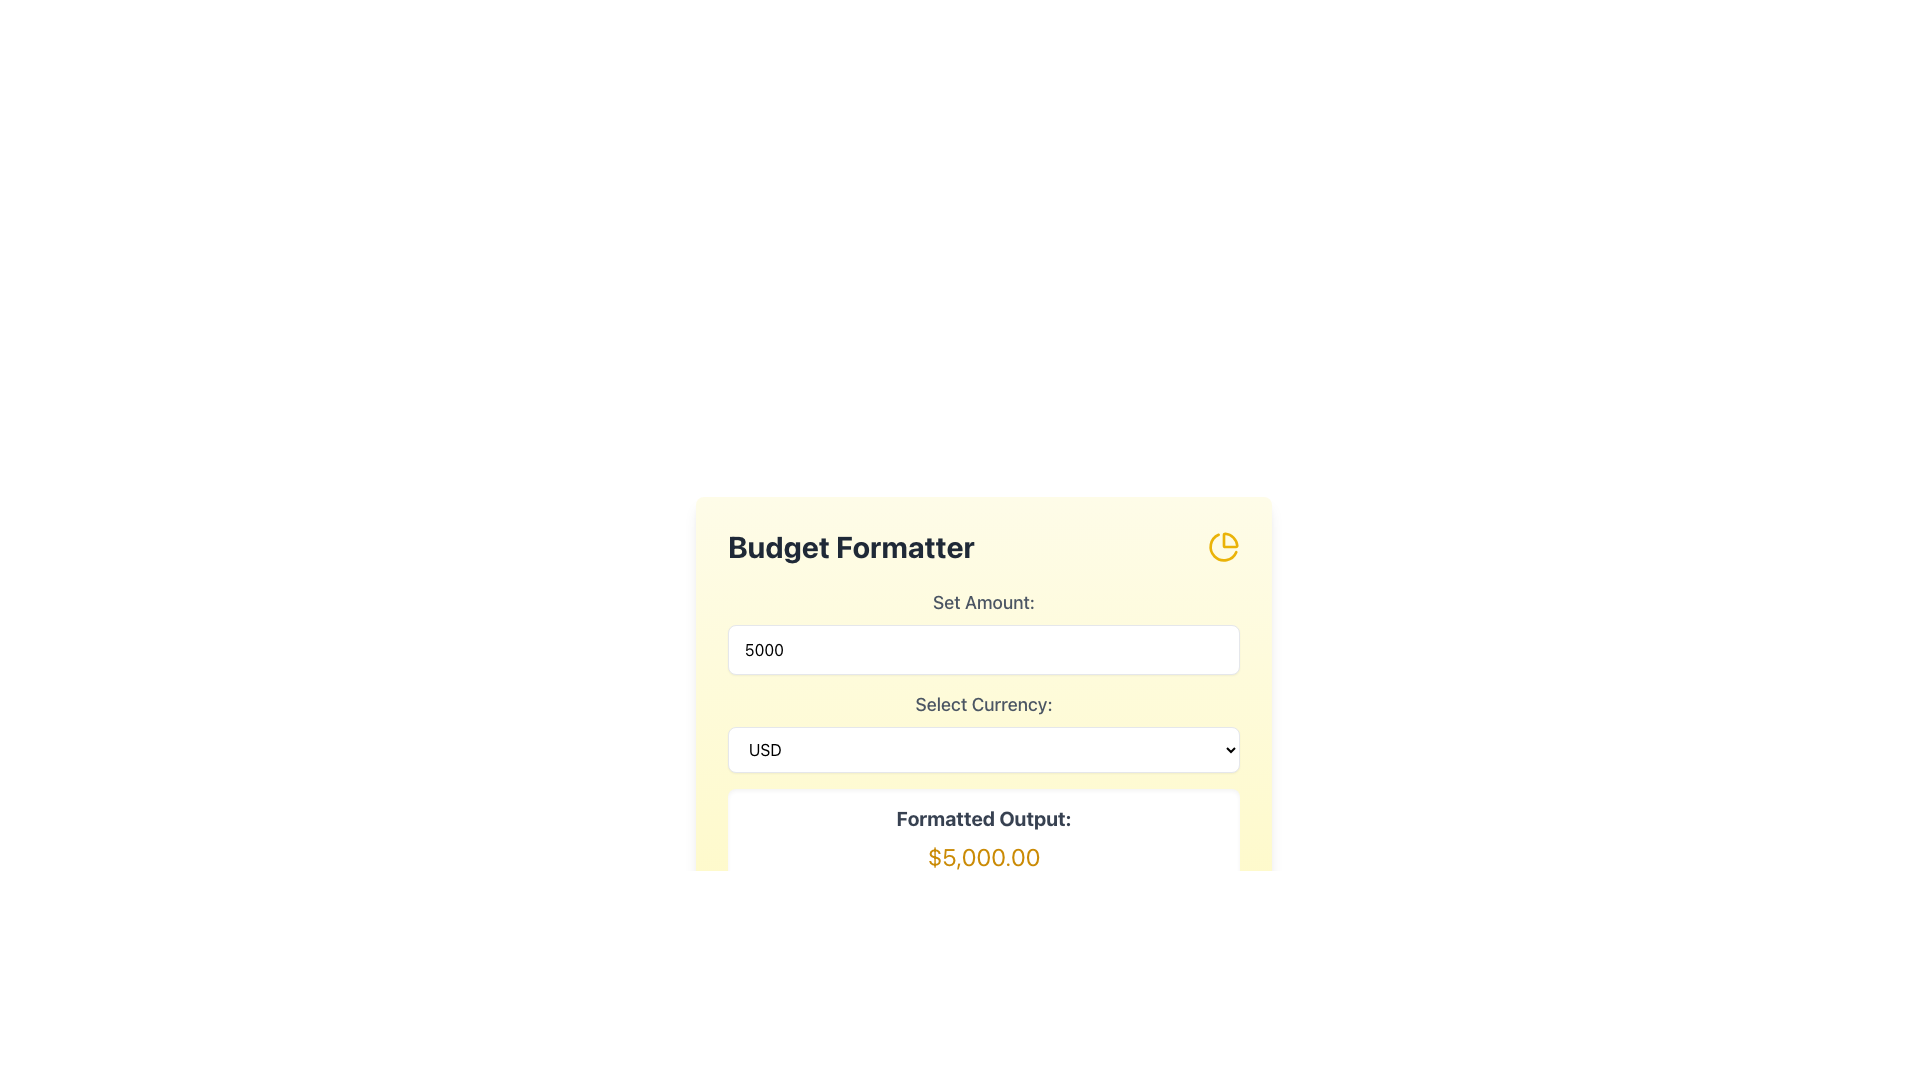 The width and height of the screenshot is (1920, 1080). I want to click on the Text Label that describes the dropdown menu for currency selection, located above the dropdown options in the budget formatting widget, so click(983, 704).